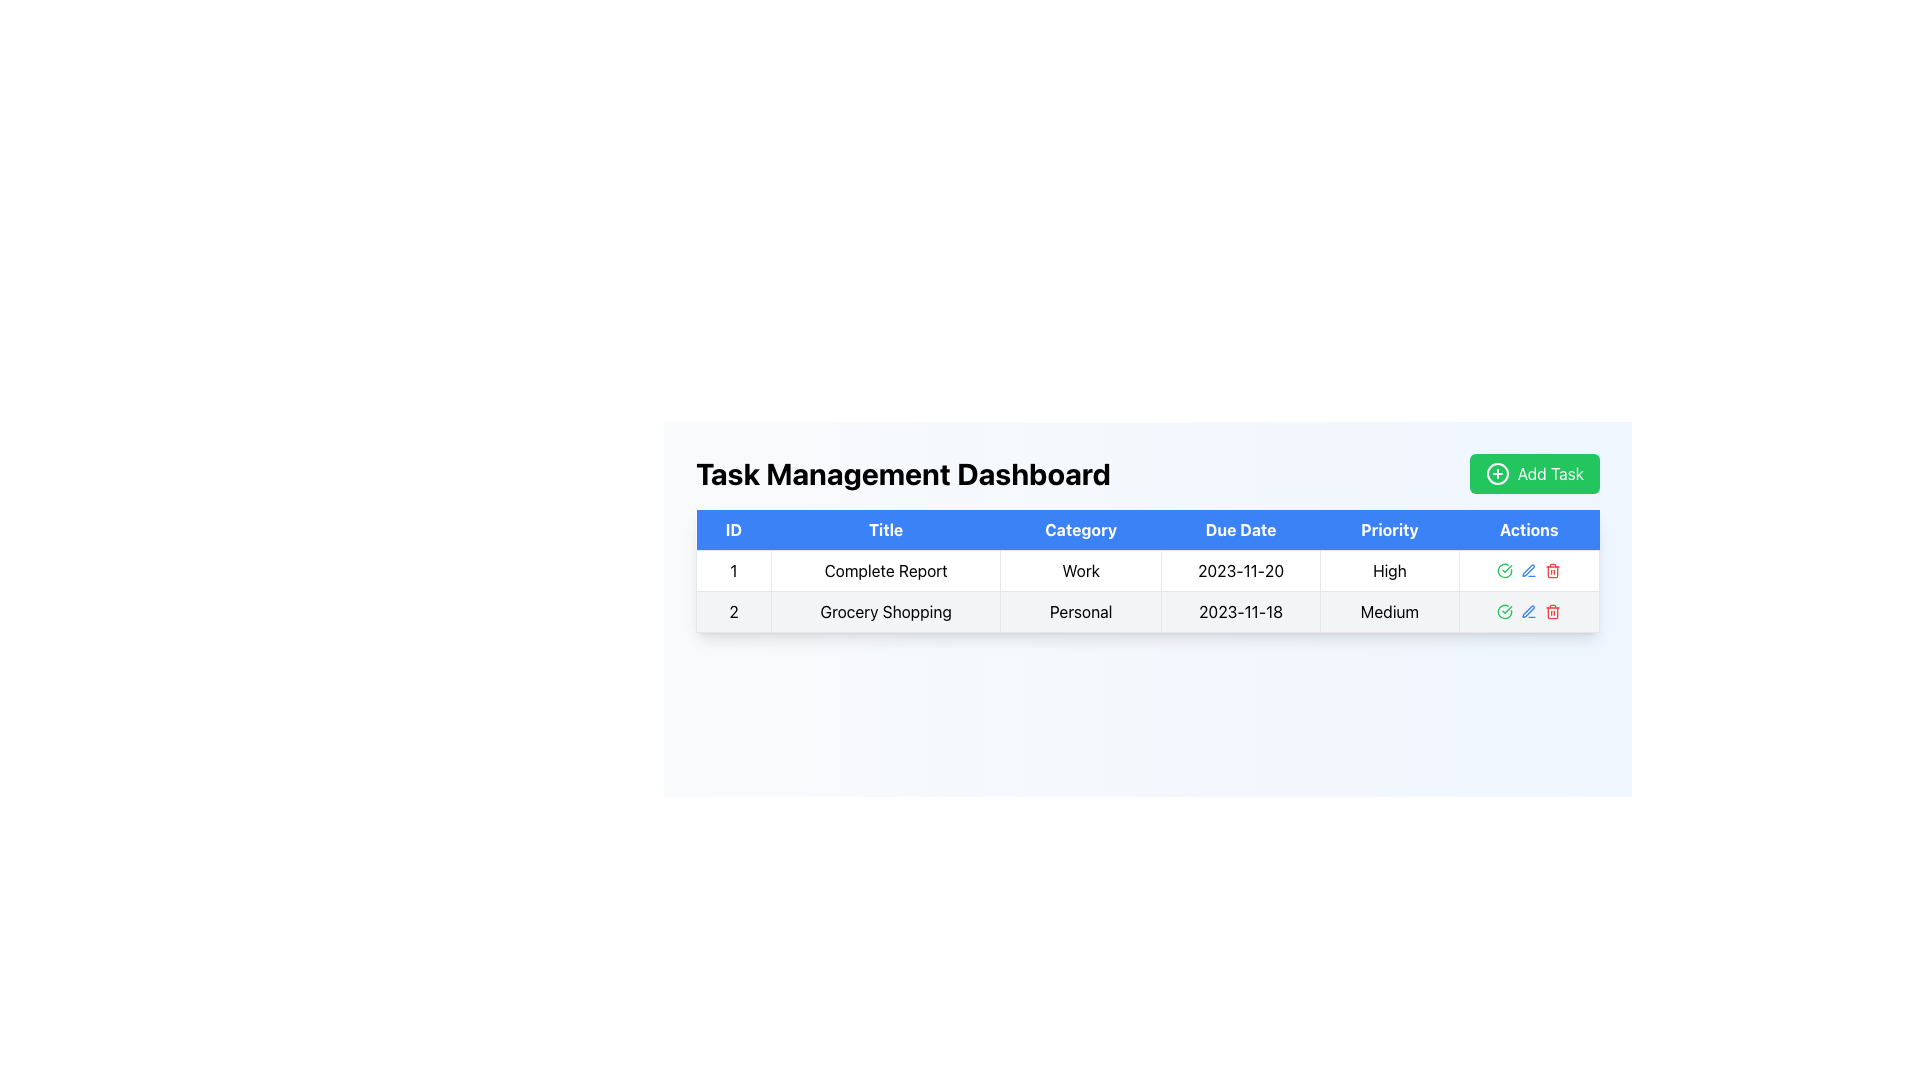  What do you see at coordinates (1528, 570) in the screenshot?
I see `the pen icon button in the 'Actions' column for the second task entry to change its color` at bounding box center [1528, 570].